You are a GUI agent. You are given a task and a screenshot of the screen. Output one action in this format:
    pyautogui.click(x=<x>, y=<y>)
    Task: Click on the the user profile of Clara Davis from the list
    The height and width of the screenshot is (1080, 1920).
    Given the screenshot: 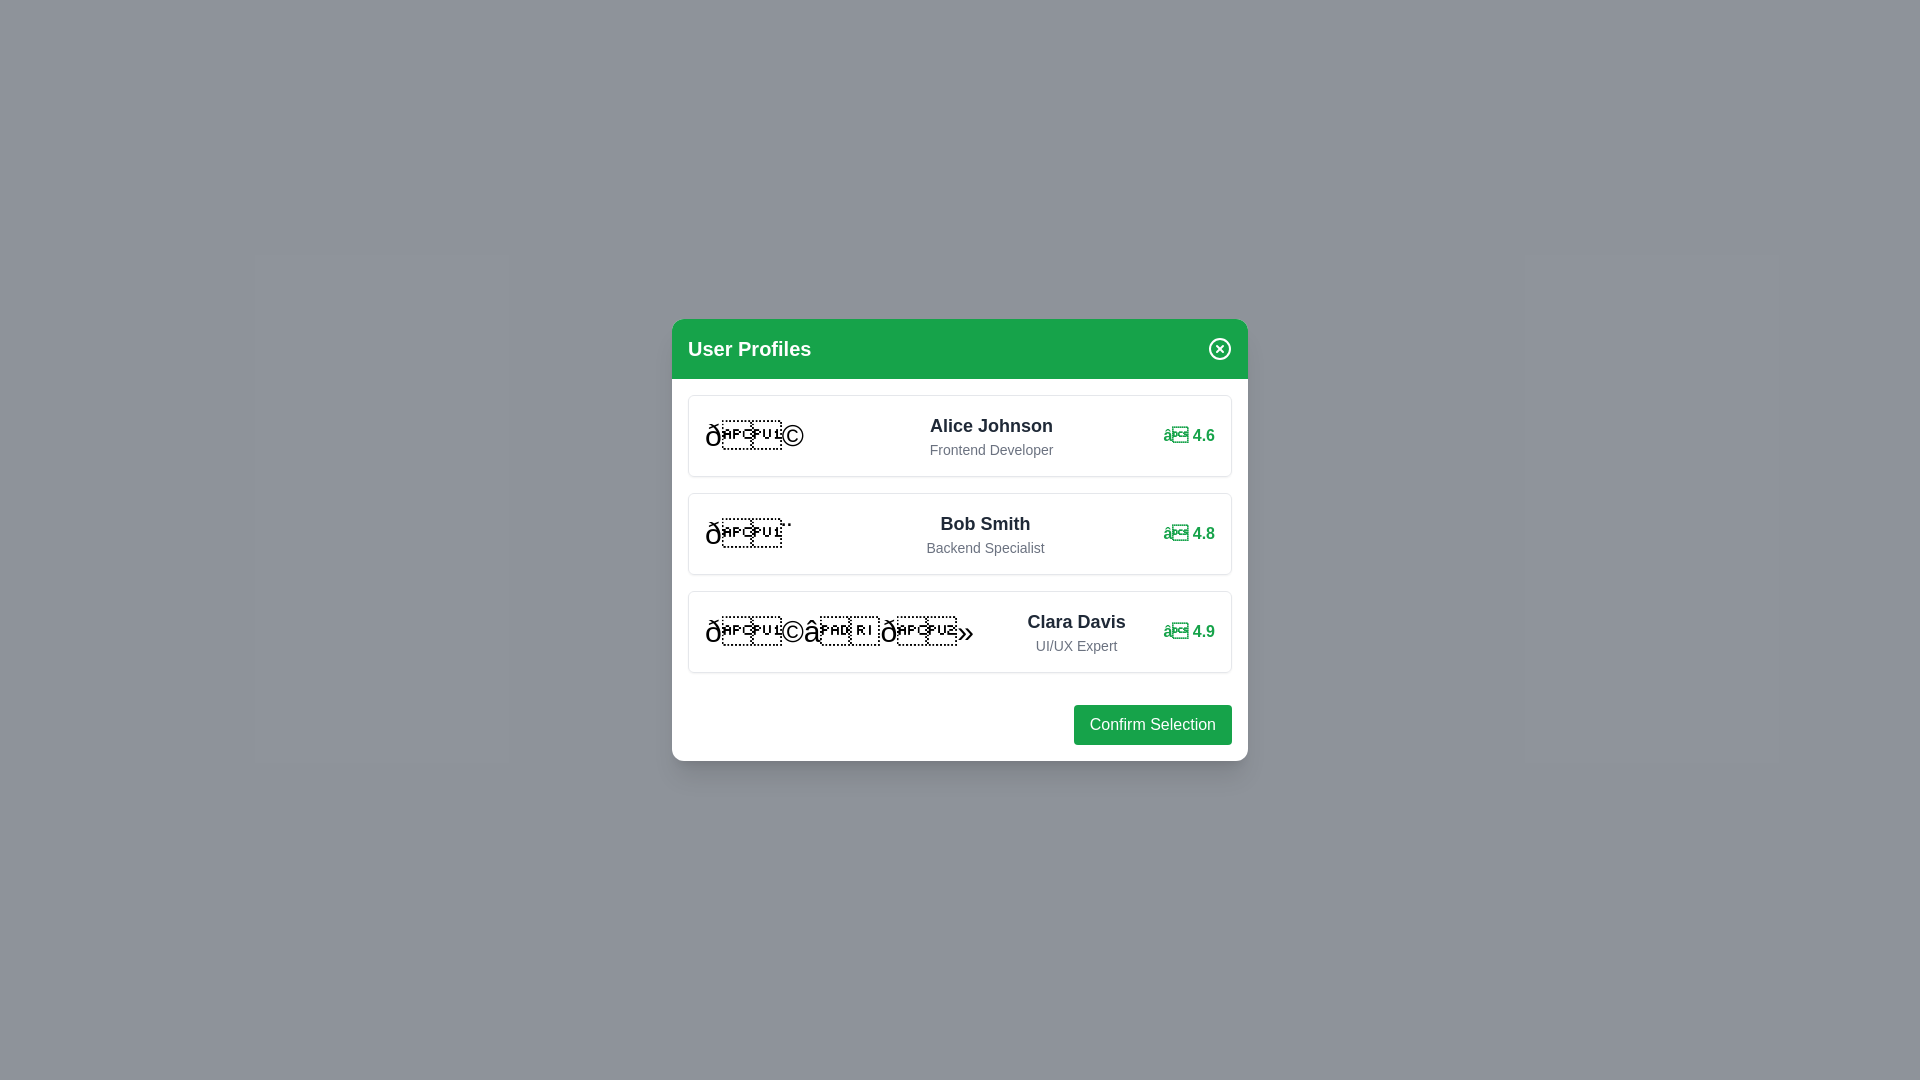 What is the action you would take?
    pyautogui.click(x=960, y=632)
    